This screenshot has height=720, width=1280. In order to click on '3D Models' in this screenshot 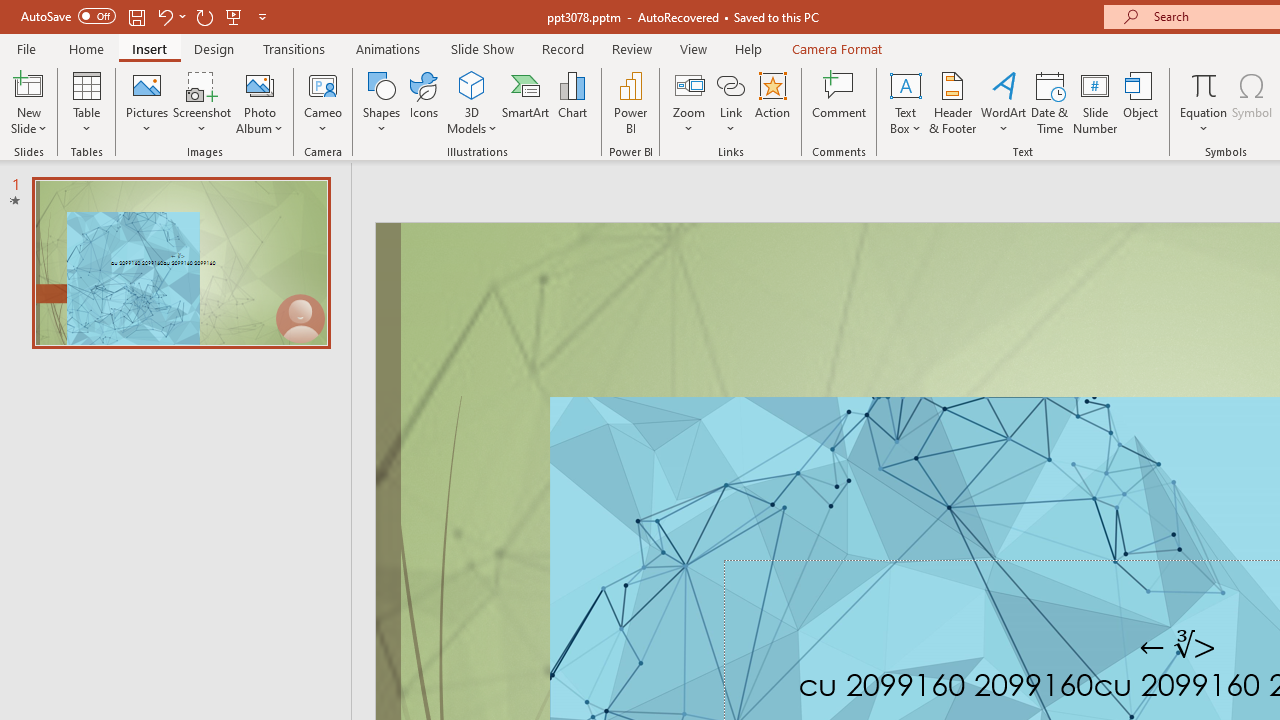, I will do `click(471, 84)`.